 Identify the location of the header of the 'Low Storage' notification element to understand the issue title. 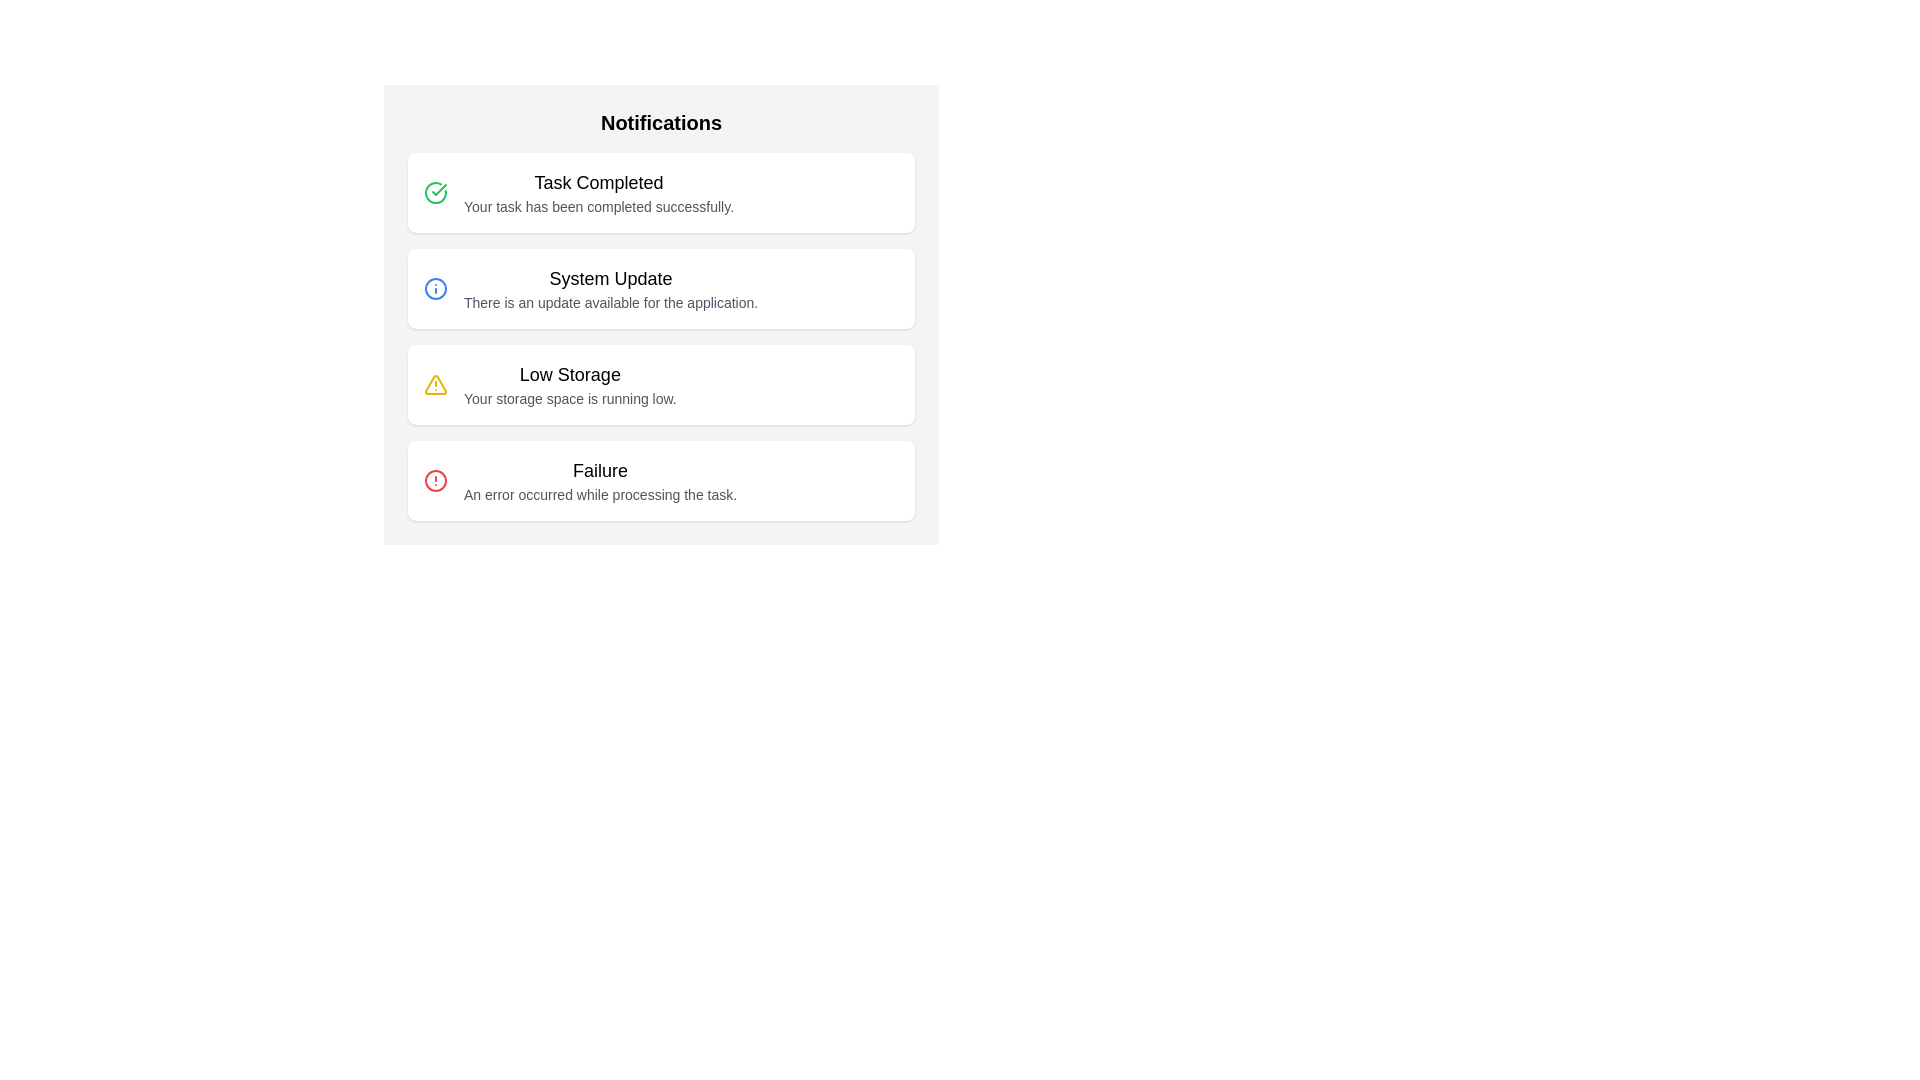
(569, 385).